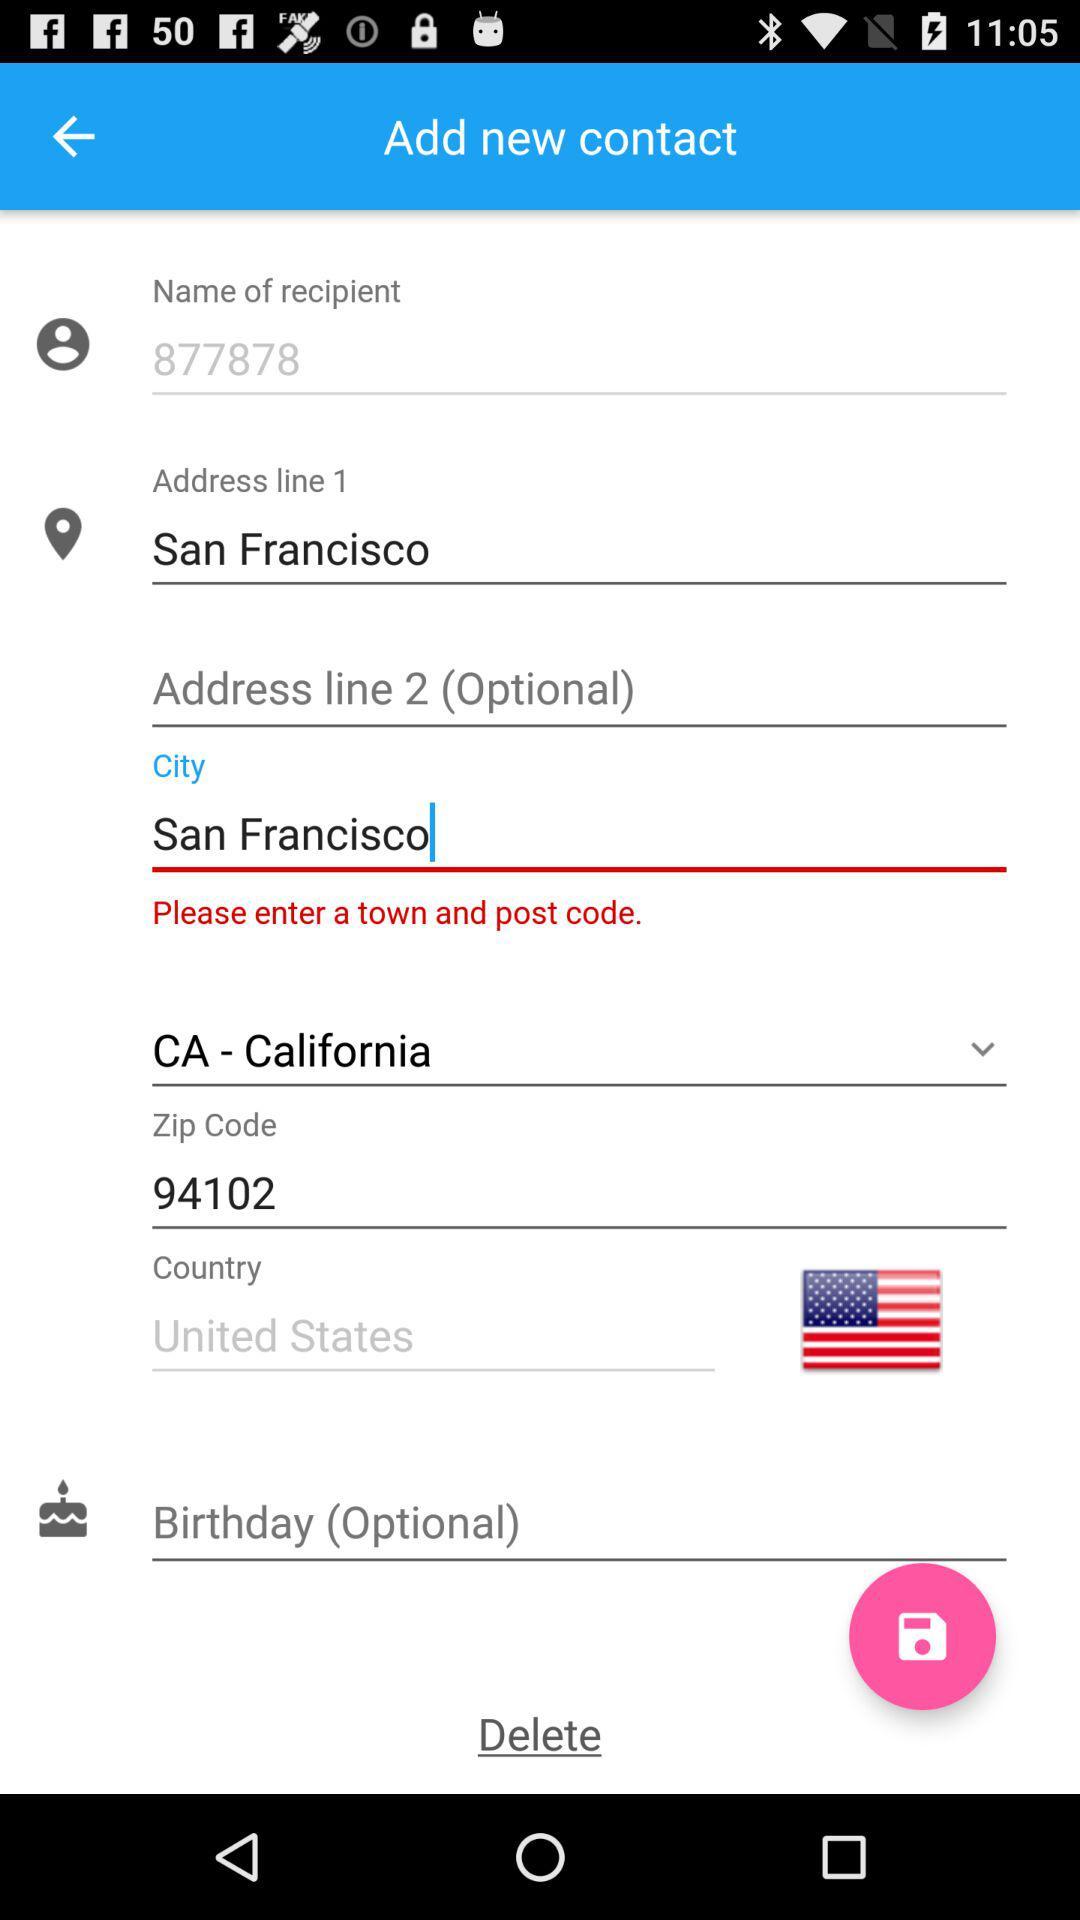 The height and width of the screenshot is (1920, 1080). What do you see at coordinates (579, 1523) in the screenshot?
I see `birthday textarea` at bounding box center [579, 1523].